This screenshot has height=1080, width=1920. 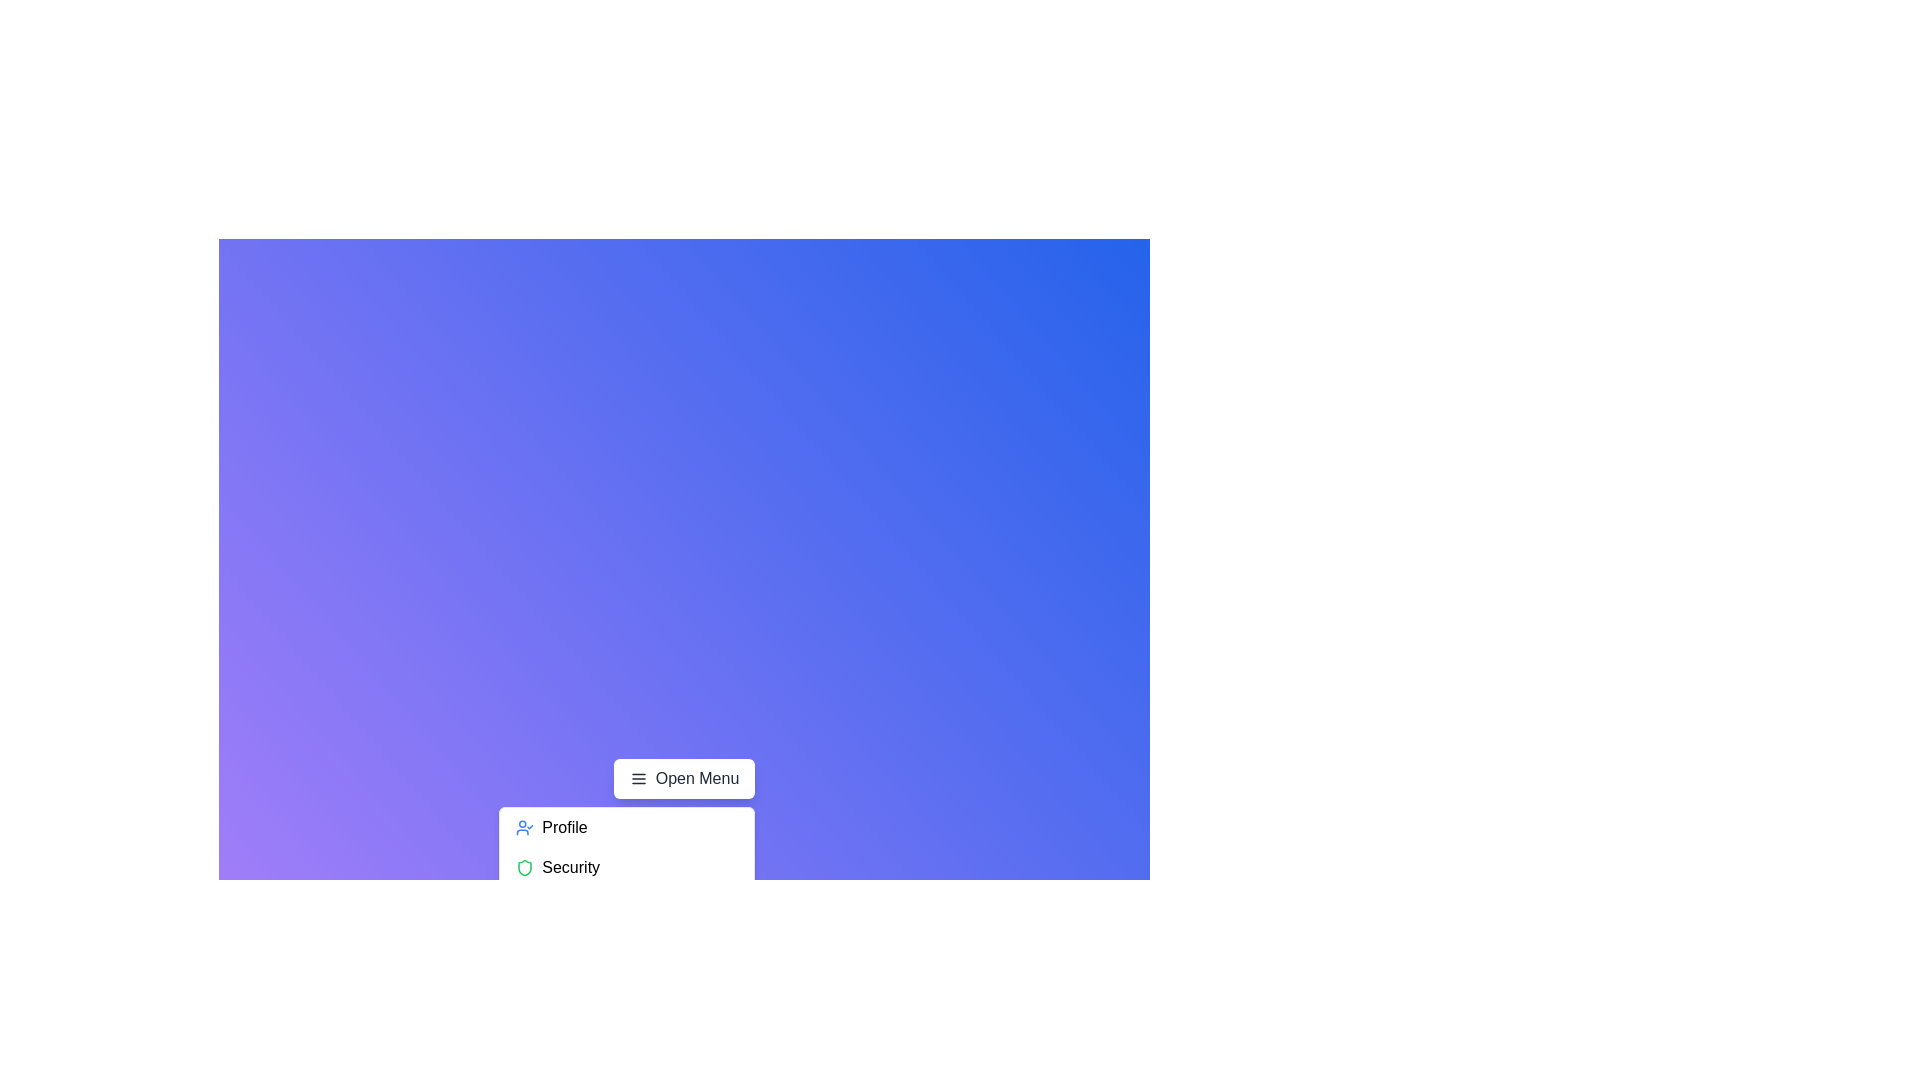 What do you see at coordinates (684, 778) in the screenshot?
I see `the 'Open Menu' button to toggle the menu visibility` at bounding box center [684, 778].